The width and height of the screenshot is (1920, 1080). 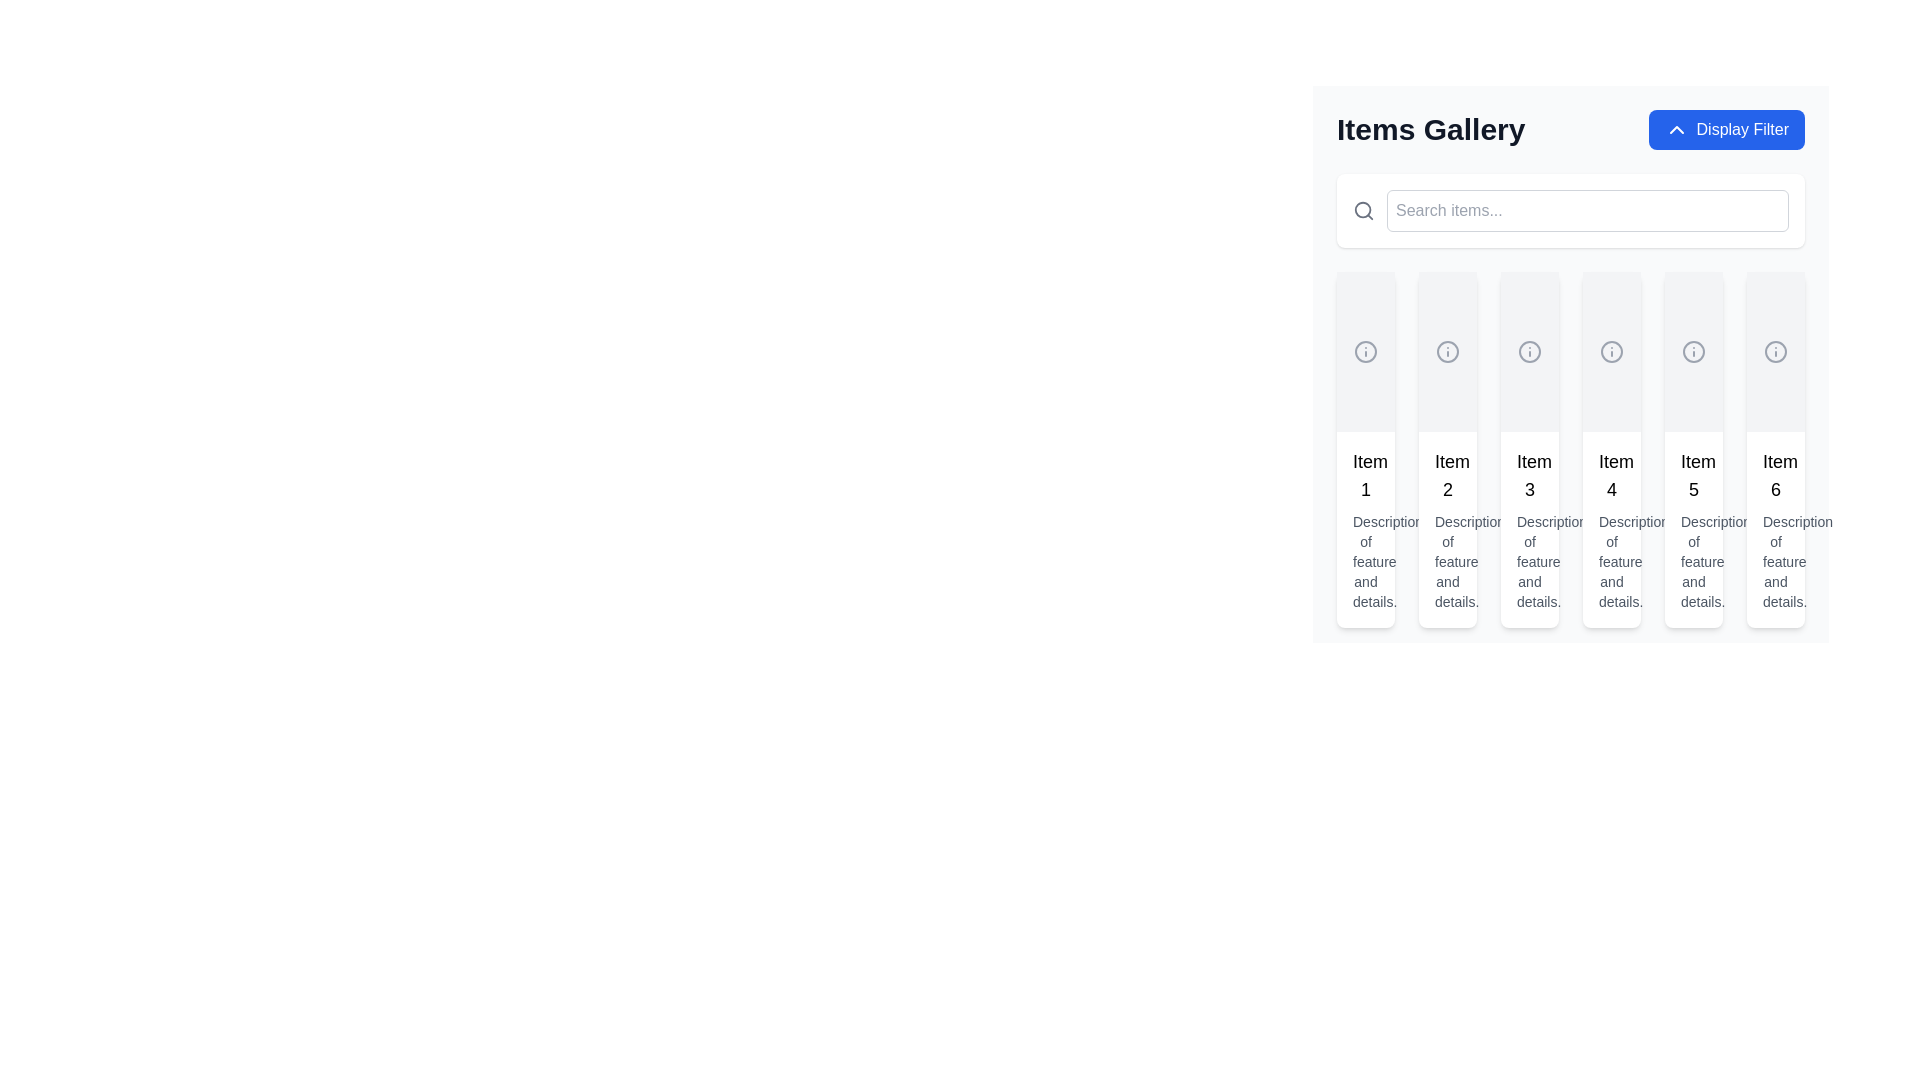 What do you see at coordinates (1448, 528) in the screenshot?
I see `the descriptive card labeled 'Item 2' which is the second item in a horizontally scrolling list, located below a gray icon` at bounding box center [1448, 528].